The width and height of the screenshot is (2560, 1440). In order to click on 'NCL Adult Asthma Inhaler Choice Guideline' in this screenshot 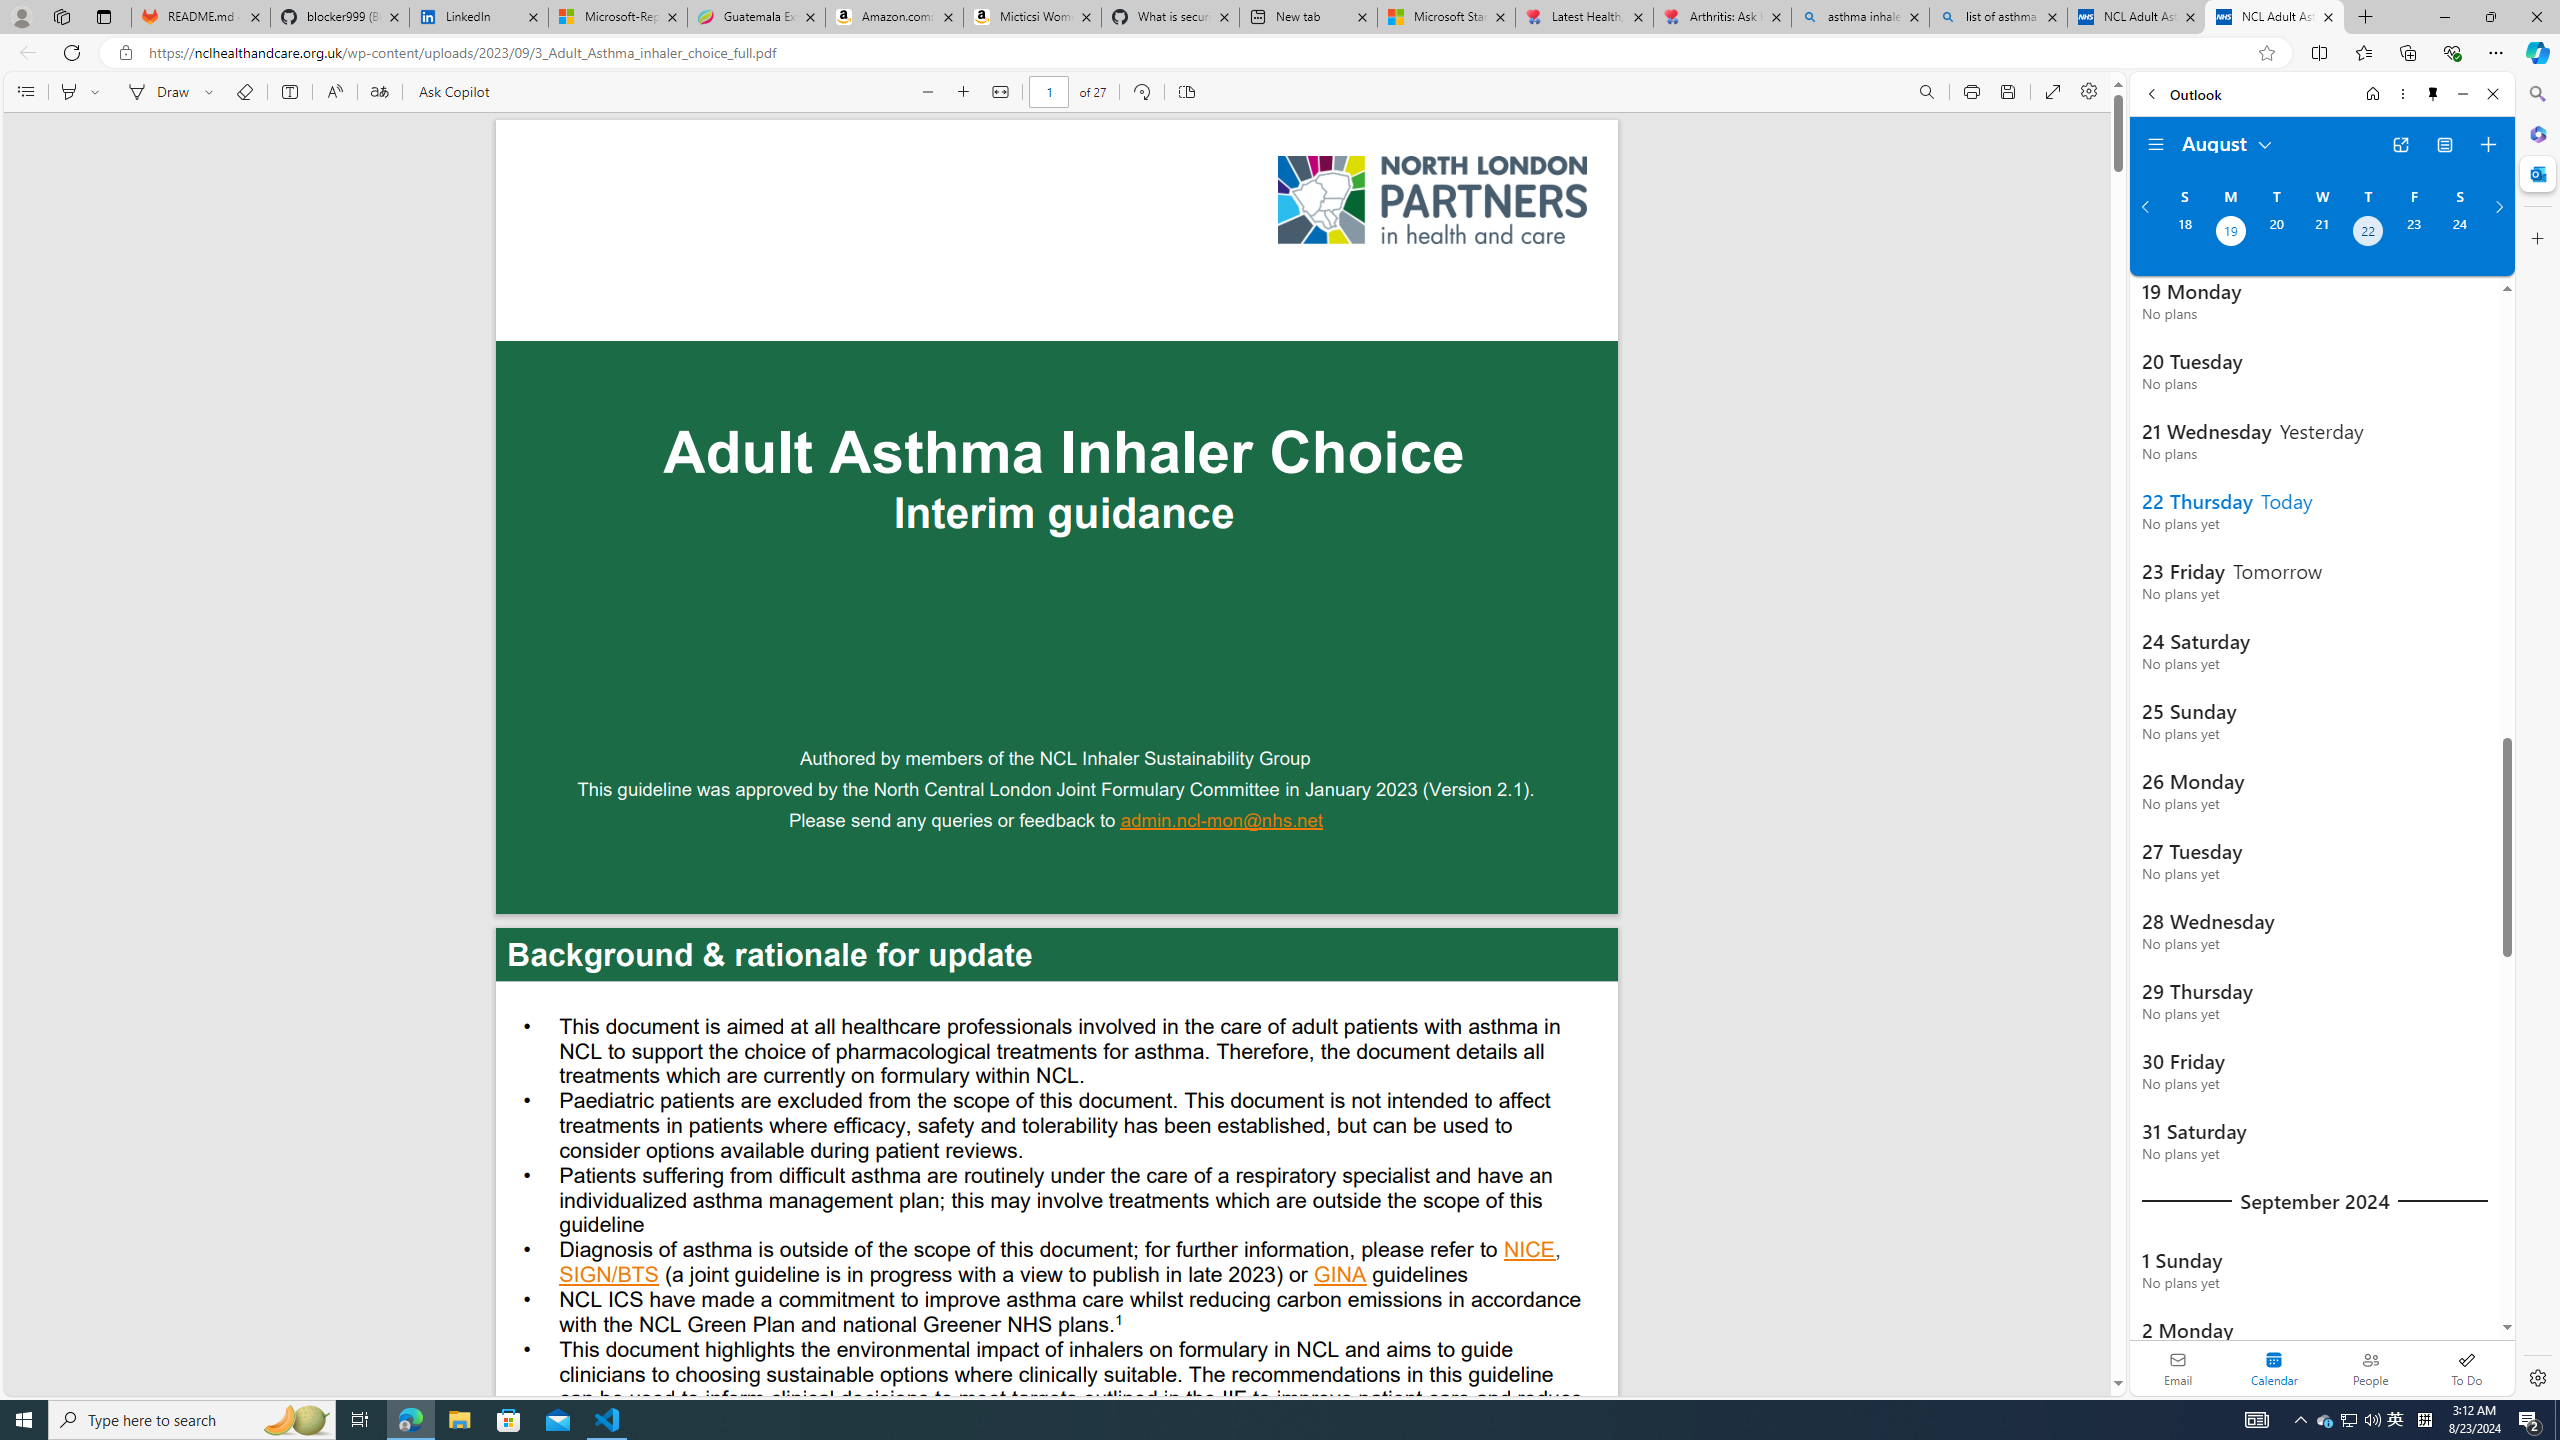, I will do `click(2274, 16)`.